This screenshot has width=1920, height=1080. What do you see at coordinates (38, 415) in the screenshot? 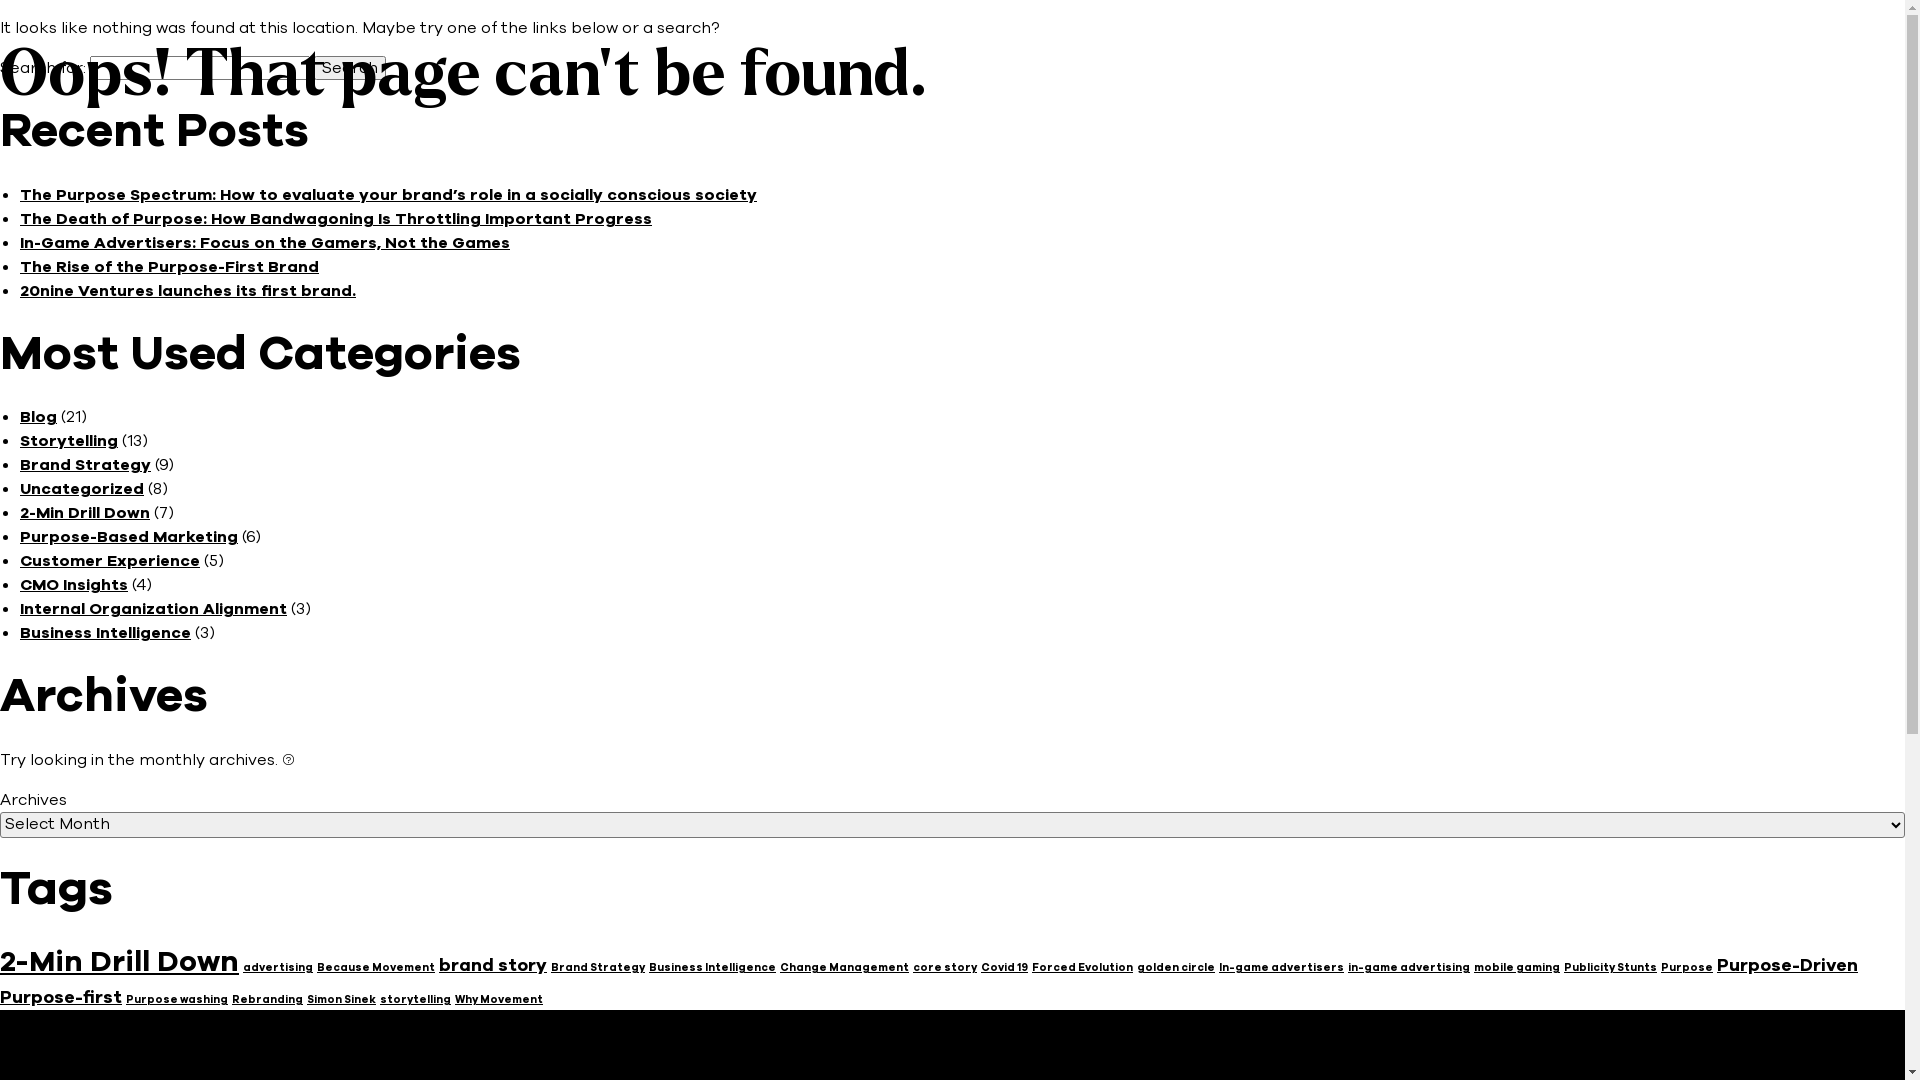
I see `'Blog'` at bounding box center [38, 415].